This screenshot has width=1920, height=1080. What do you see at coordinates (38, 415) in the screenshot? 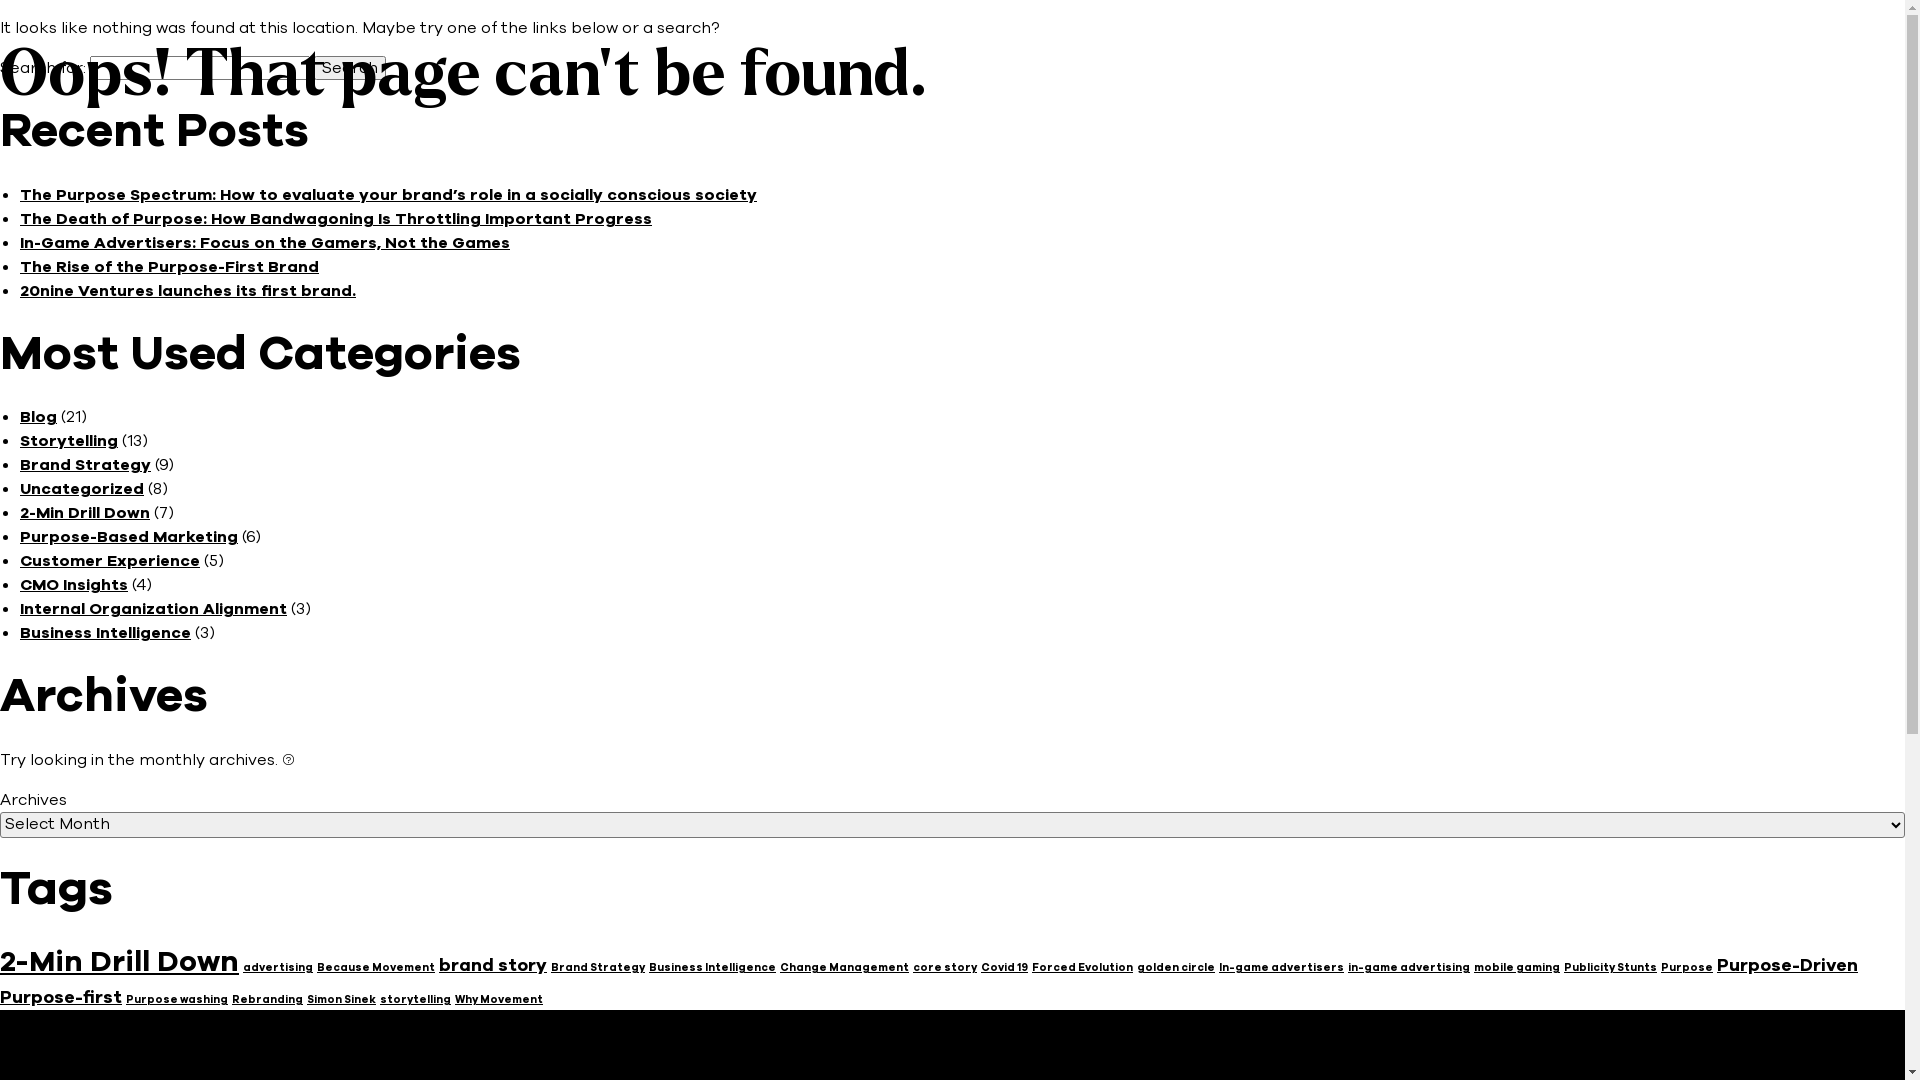
I see `'Blog'` at bounding box center [38, 415].